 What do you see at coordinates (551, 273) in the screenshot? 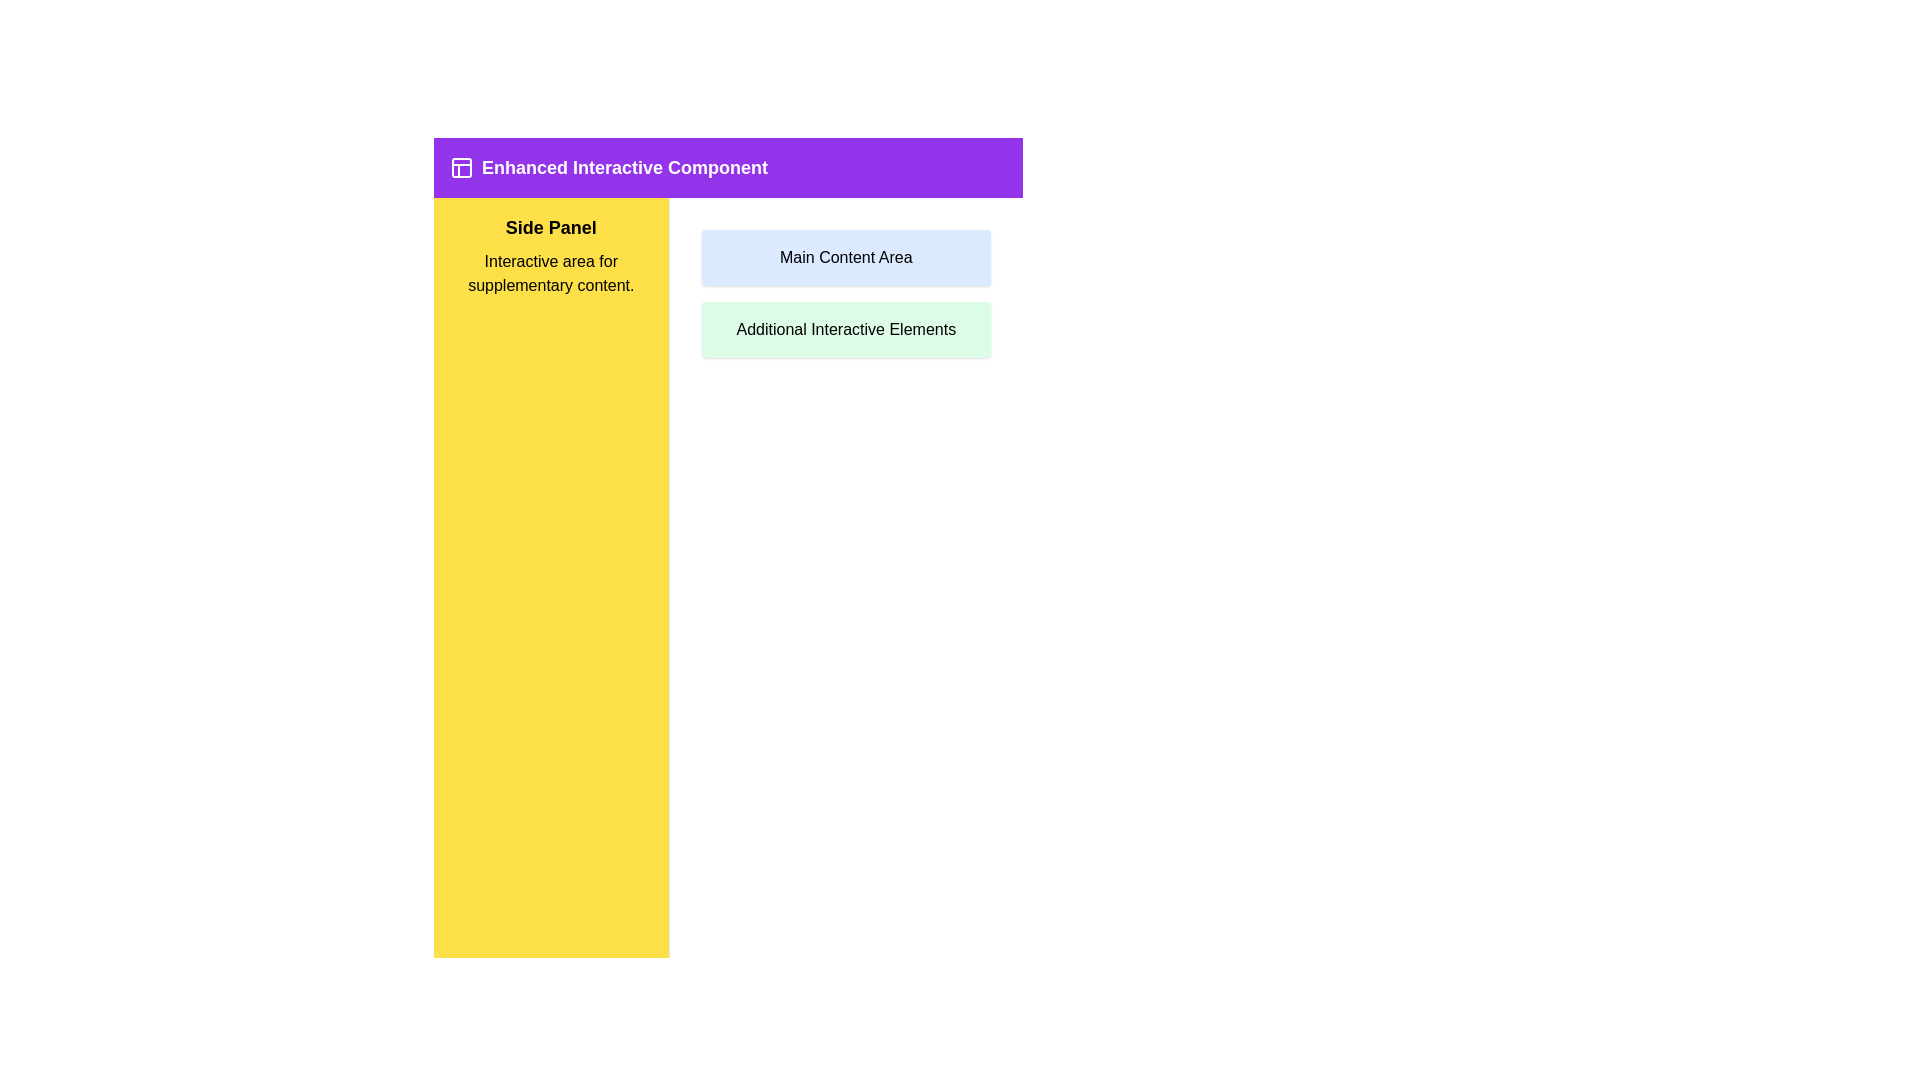
I see `the text label displaying 'Interactive area for supplementary content.' located below the 'Side Panel' heading` at bounding box center [551, 273].